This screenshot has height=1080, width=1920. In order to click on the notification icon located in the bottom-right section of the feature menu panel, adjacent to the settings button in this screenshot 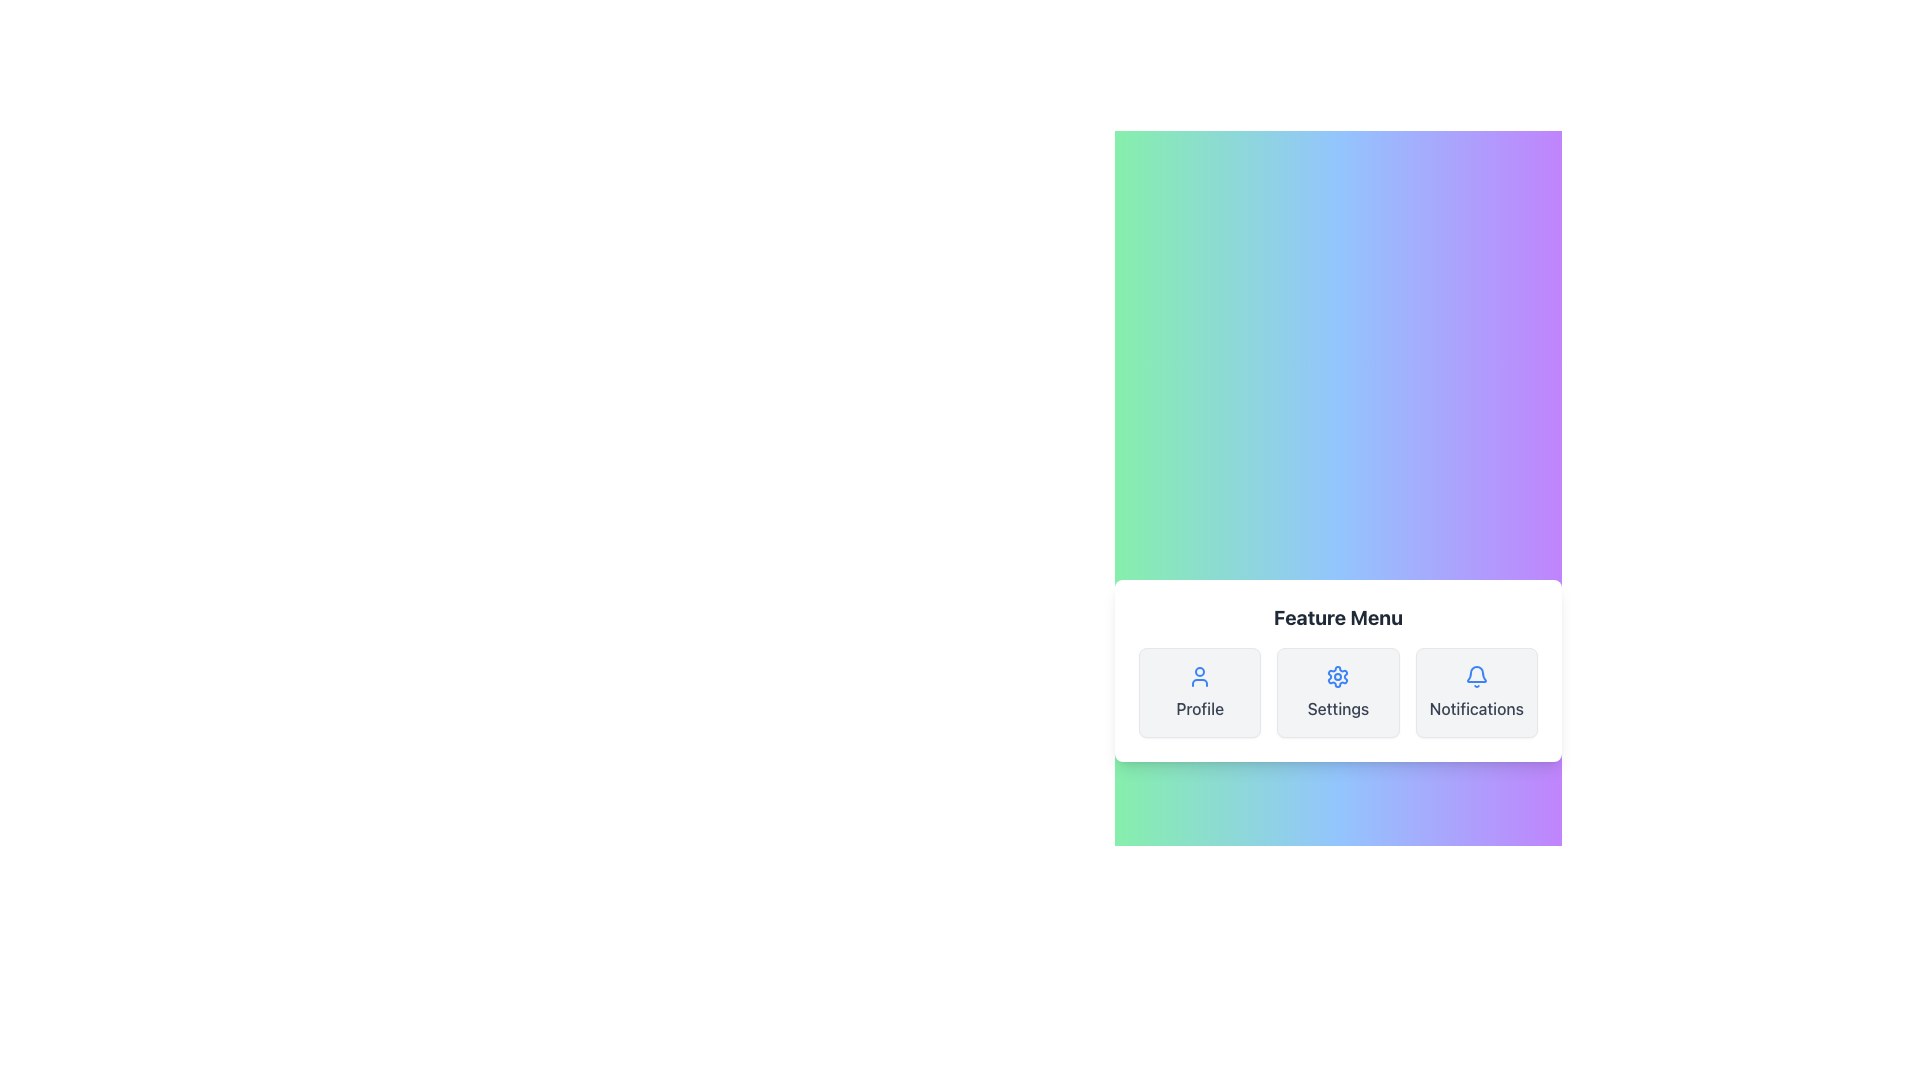, I will do `click(1476, 676)`.